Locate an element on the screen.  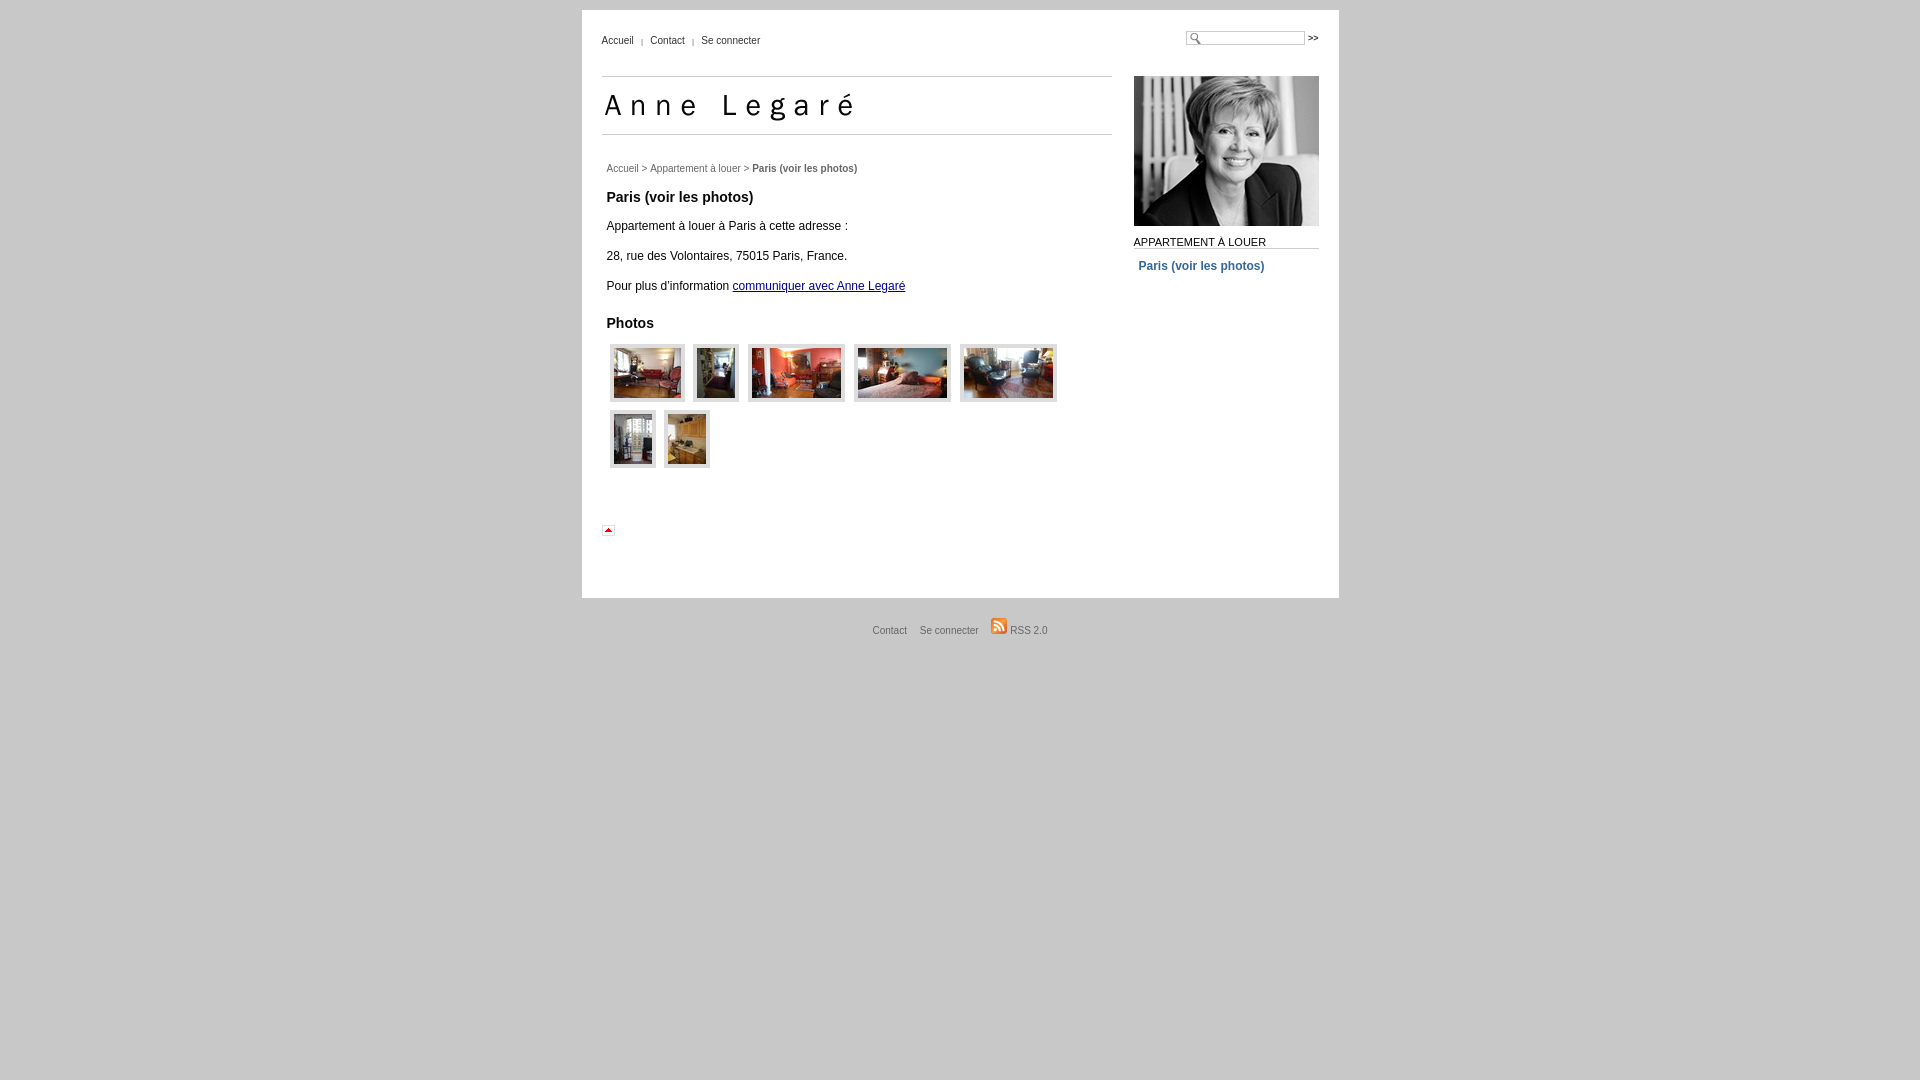
'remonter' is located at coordinates (621, 529).